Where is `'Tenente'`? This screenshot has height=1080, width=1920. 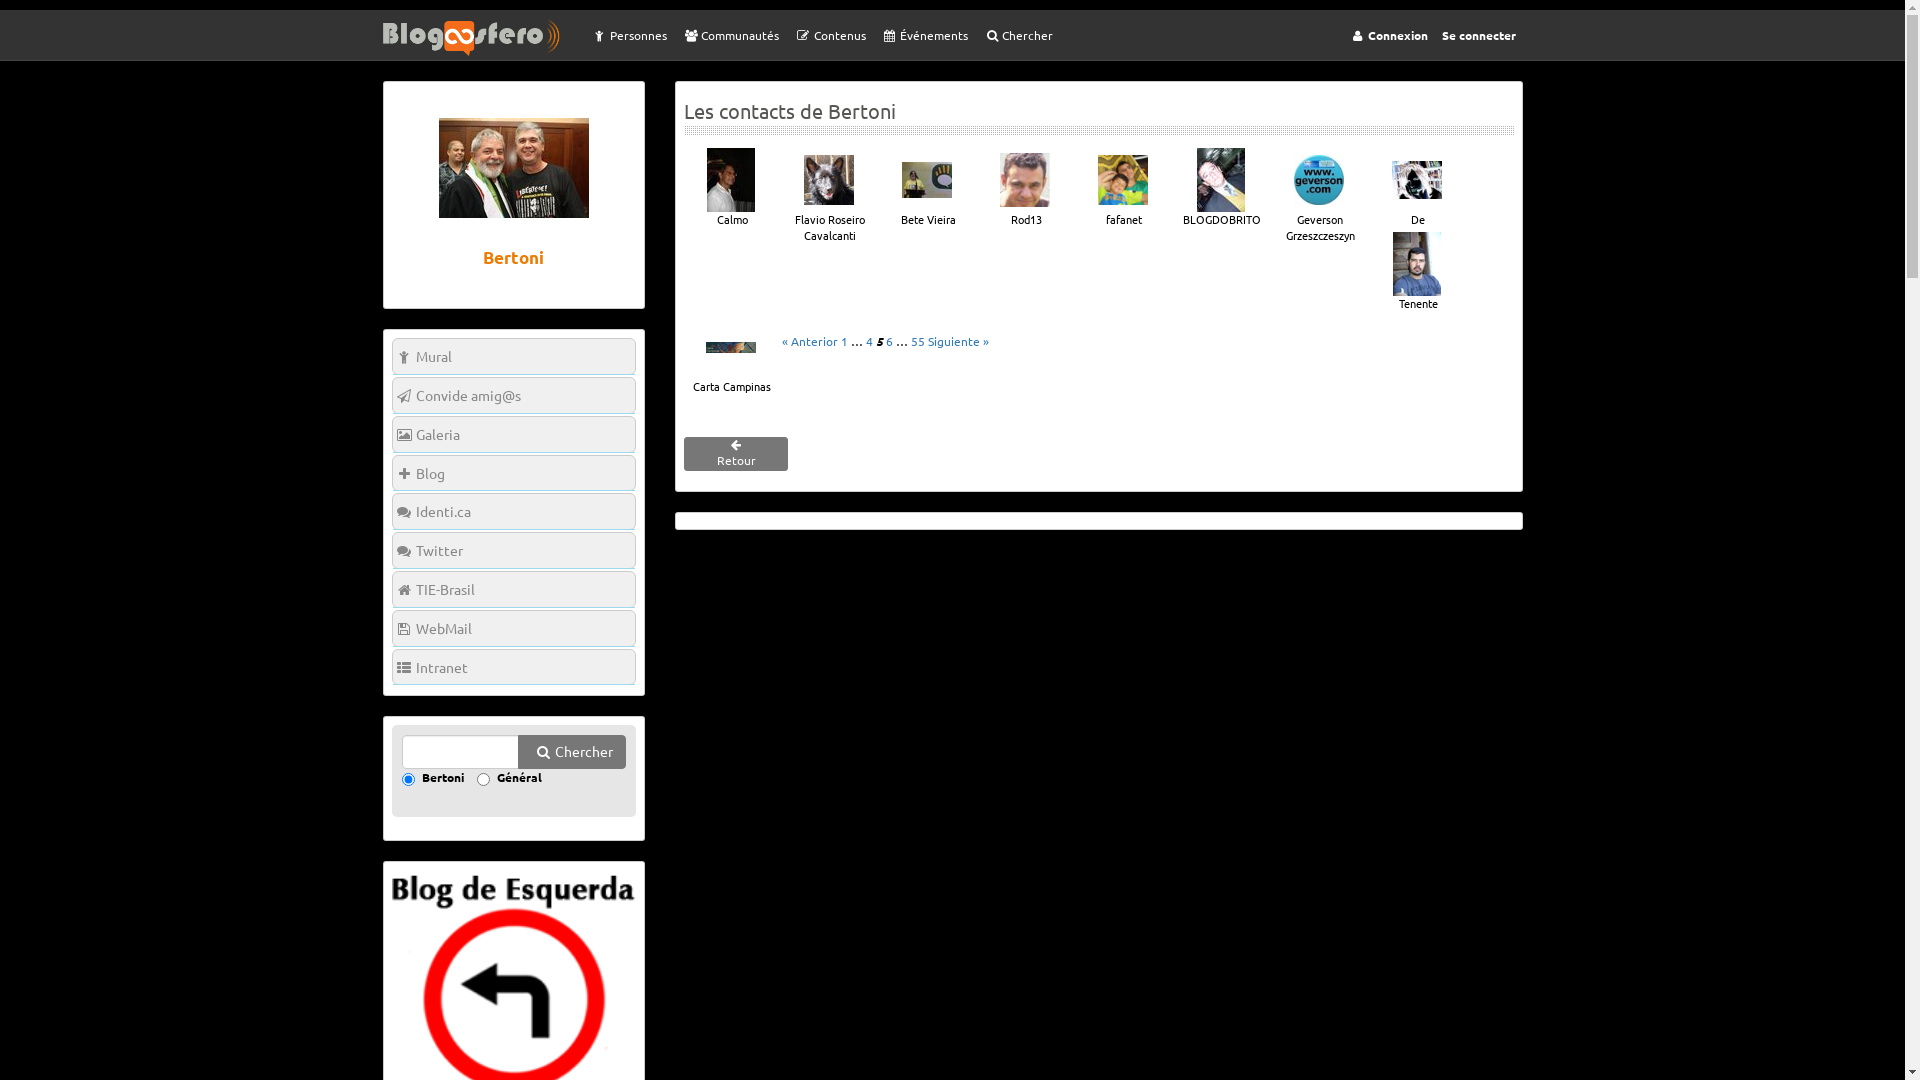
'Tenente' is located at coordinates (1370, 272).